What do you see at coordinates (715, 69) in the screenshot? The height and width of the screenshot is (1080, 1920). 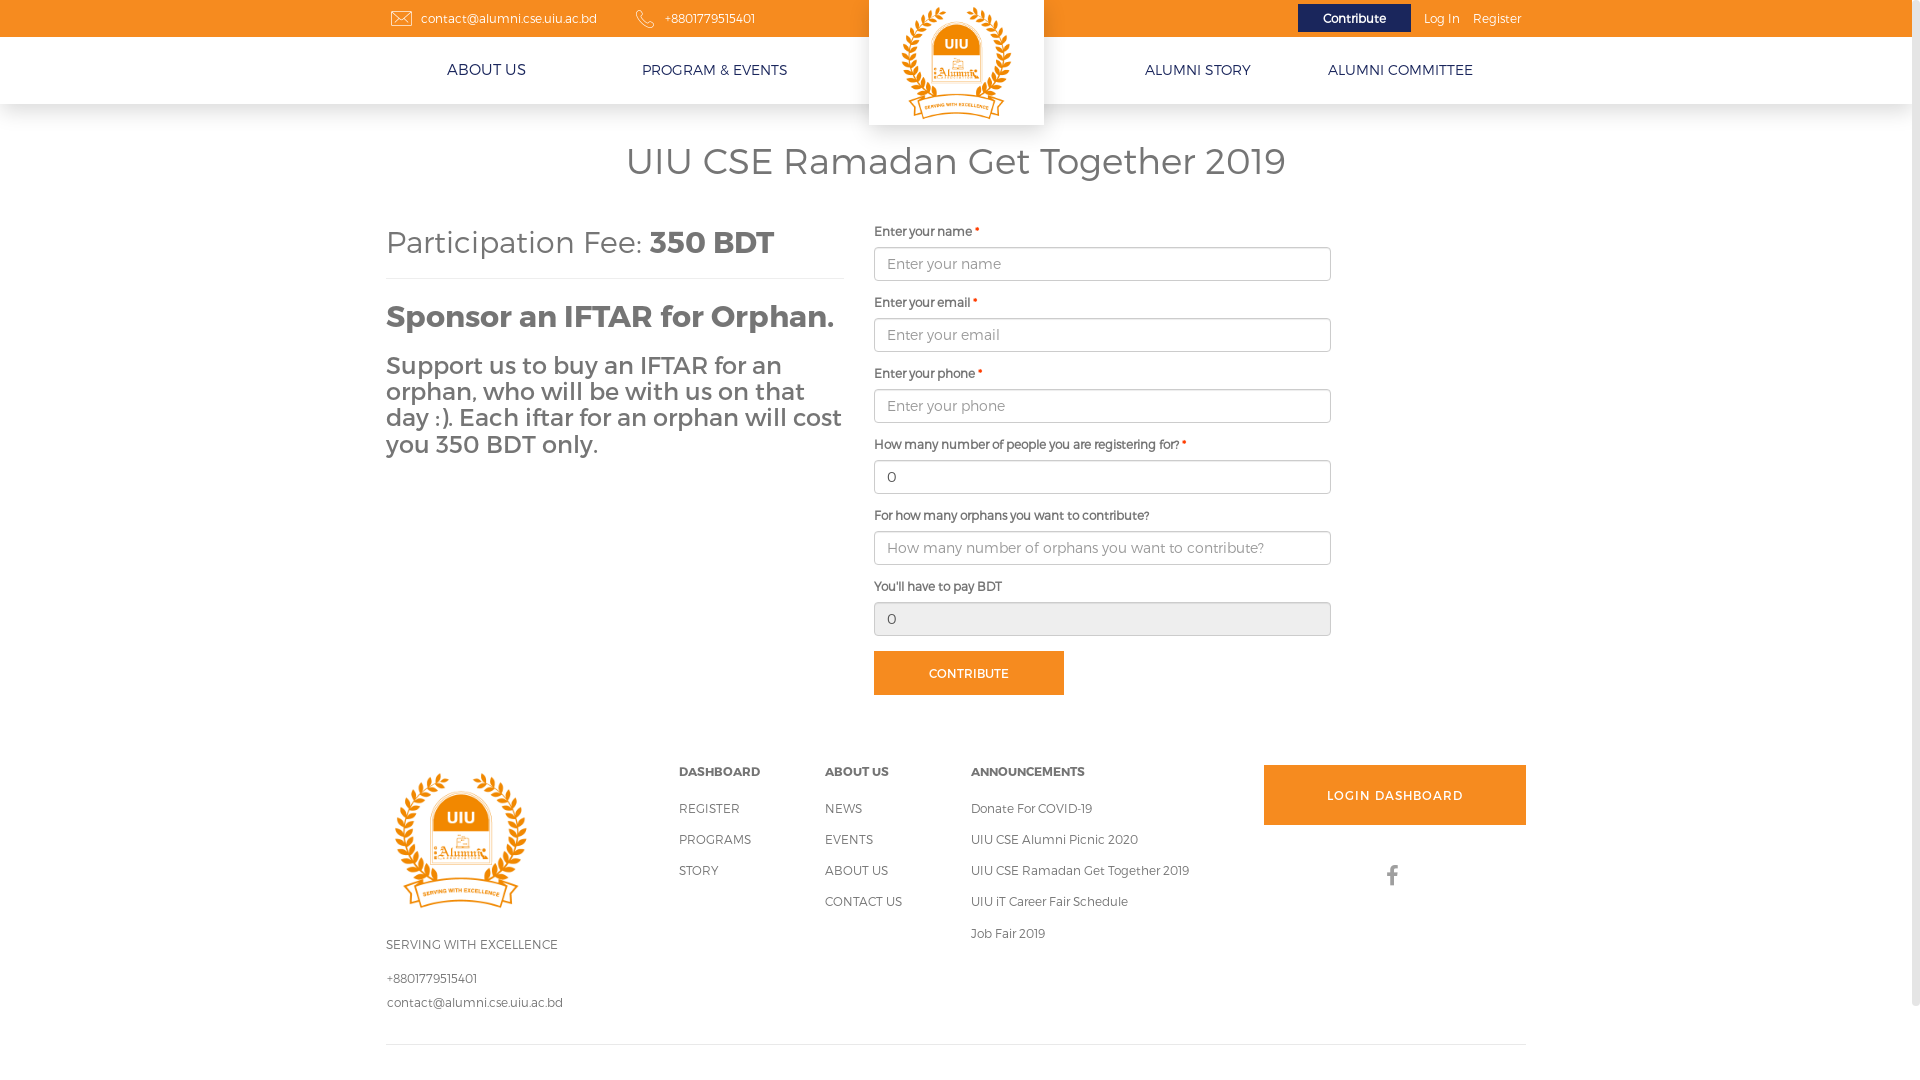 I see `'PROGRAM & EVENTS'` at bounding box center [715, 69].